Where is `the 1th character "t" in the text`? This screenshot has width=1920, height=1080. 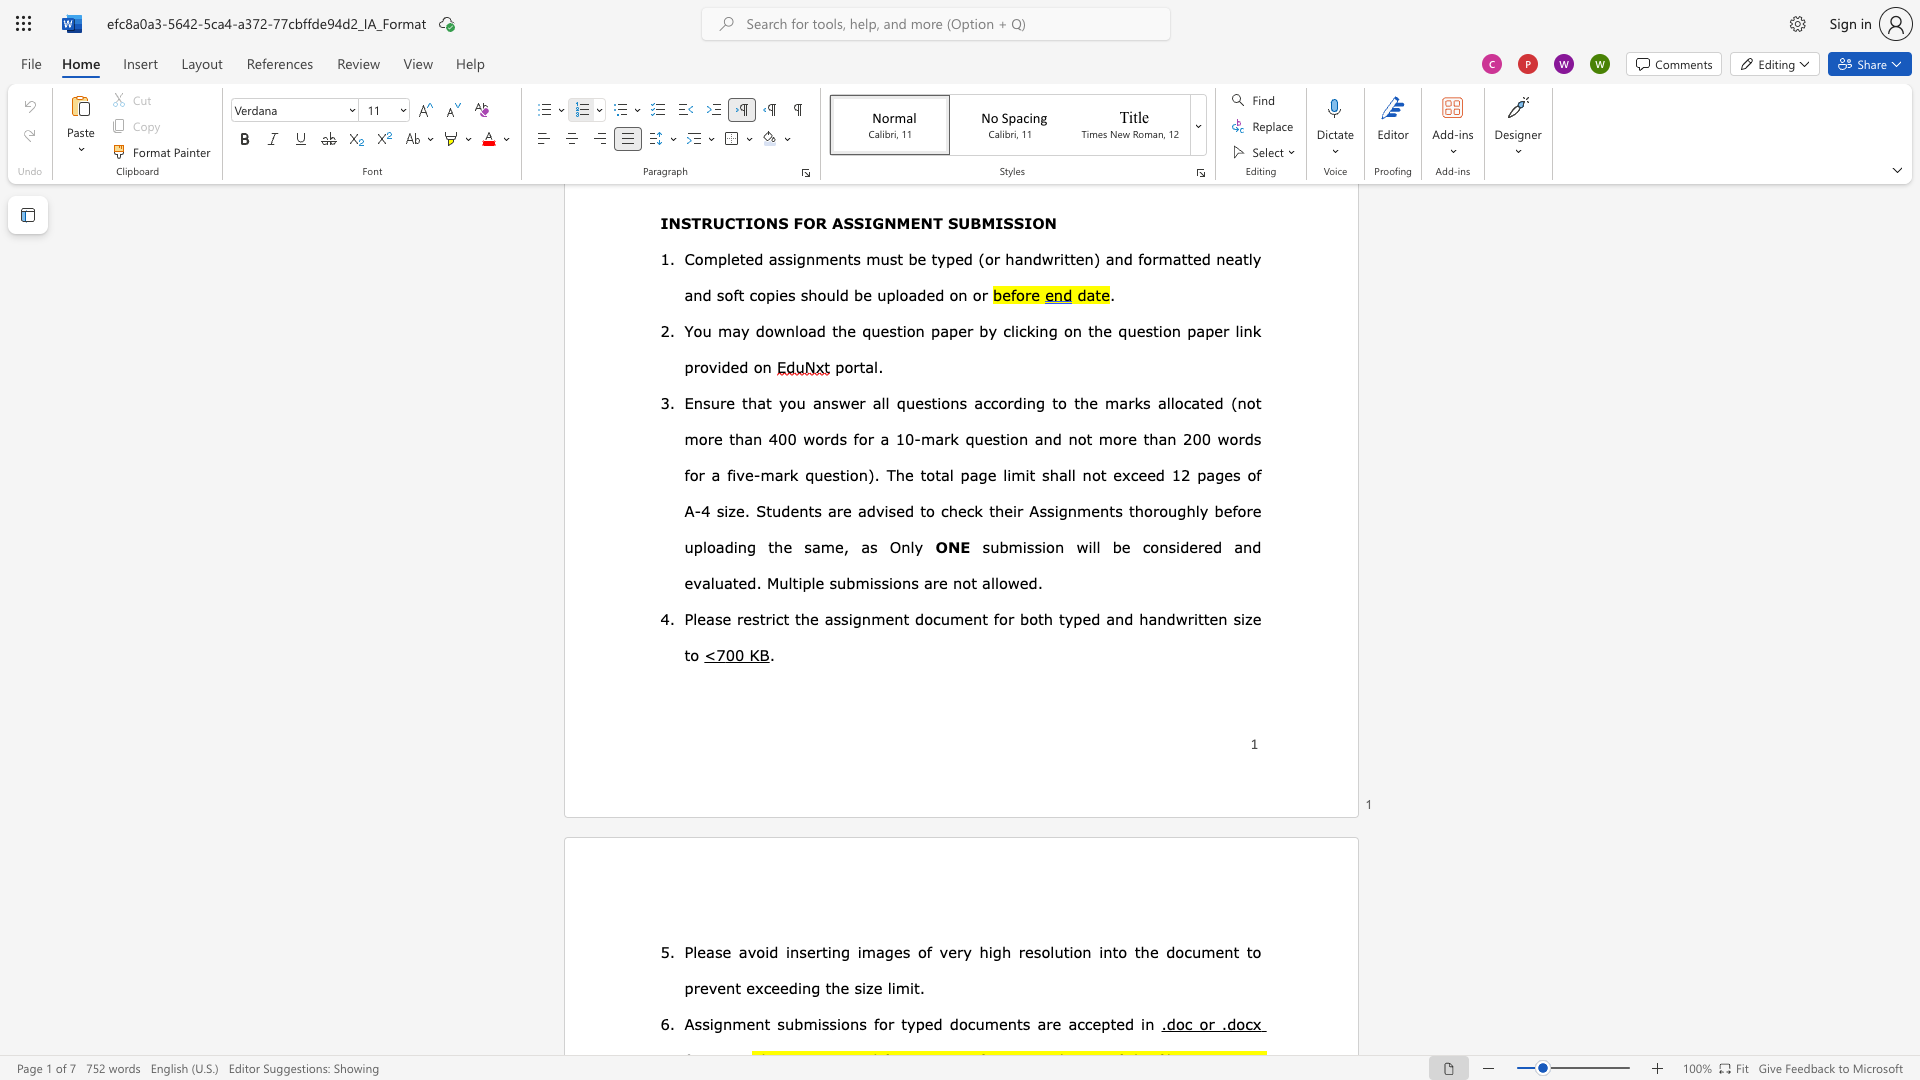 the 1th character "t" in the text is located at coordinates (1112, 1023).